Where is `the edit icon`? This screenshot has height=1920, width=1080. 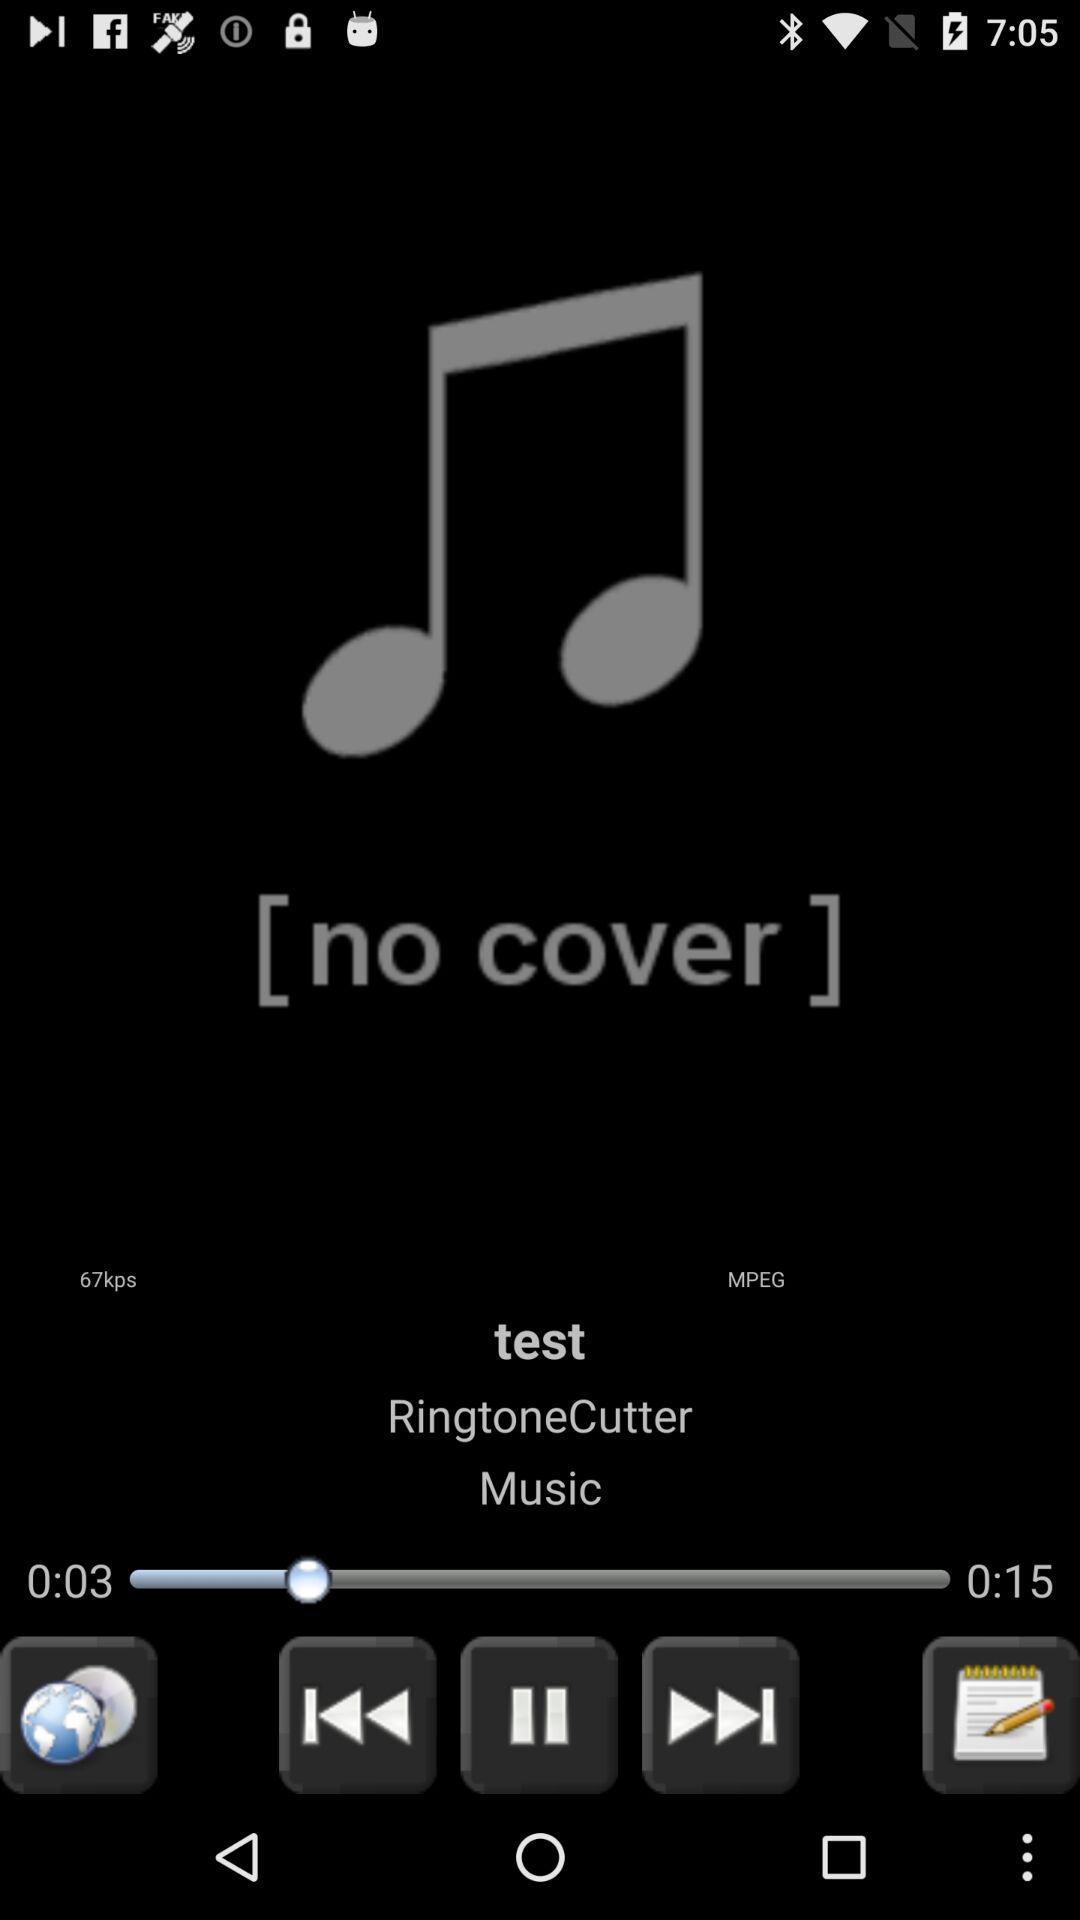 the edit icon is located at coordinates (1001, 1835).